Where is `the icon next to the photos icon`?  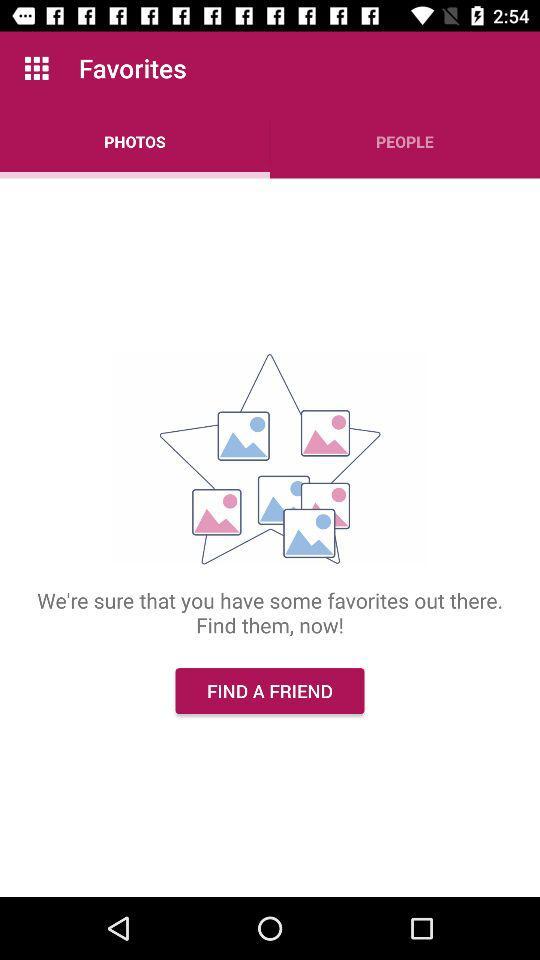 the icon next to the photos icon is located at coordinates (405, 140).